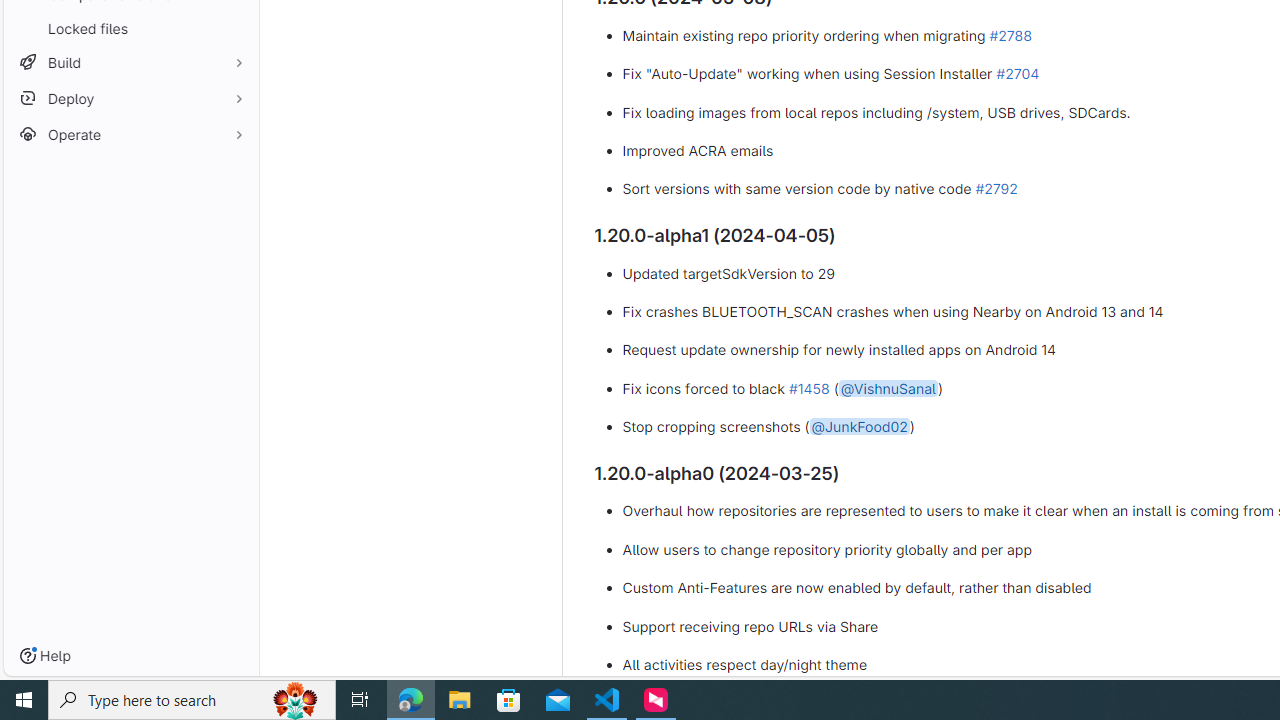 The height and width of the screenshot is (720, 1280). I want to click on 'Search highlights icon opens search home window', so click(294, 698).